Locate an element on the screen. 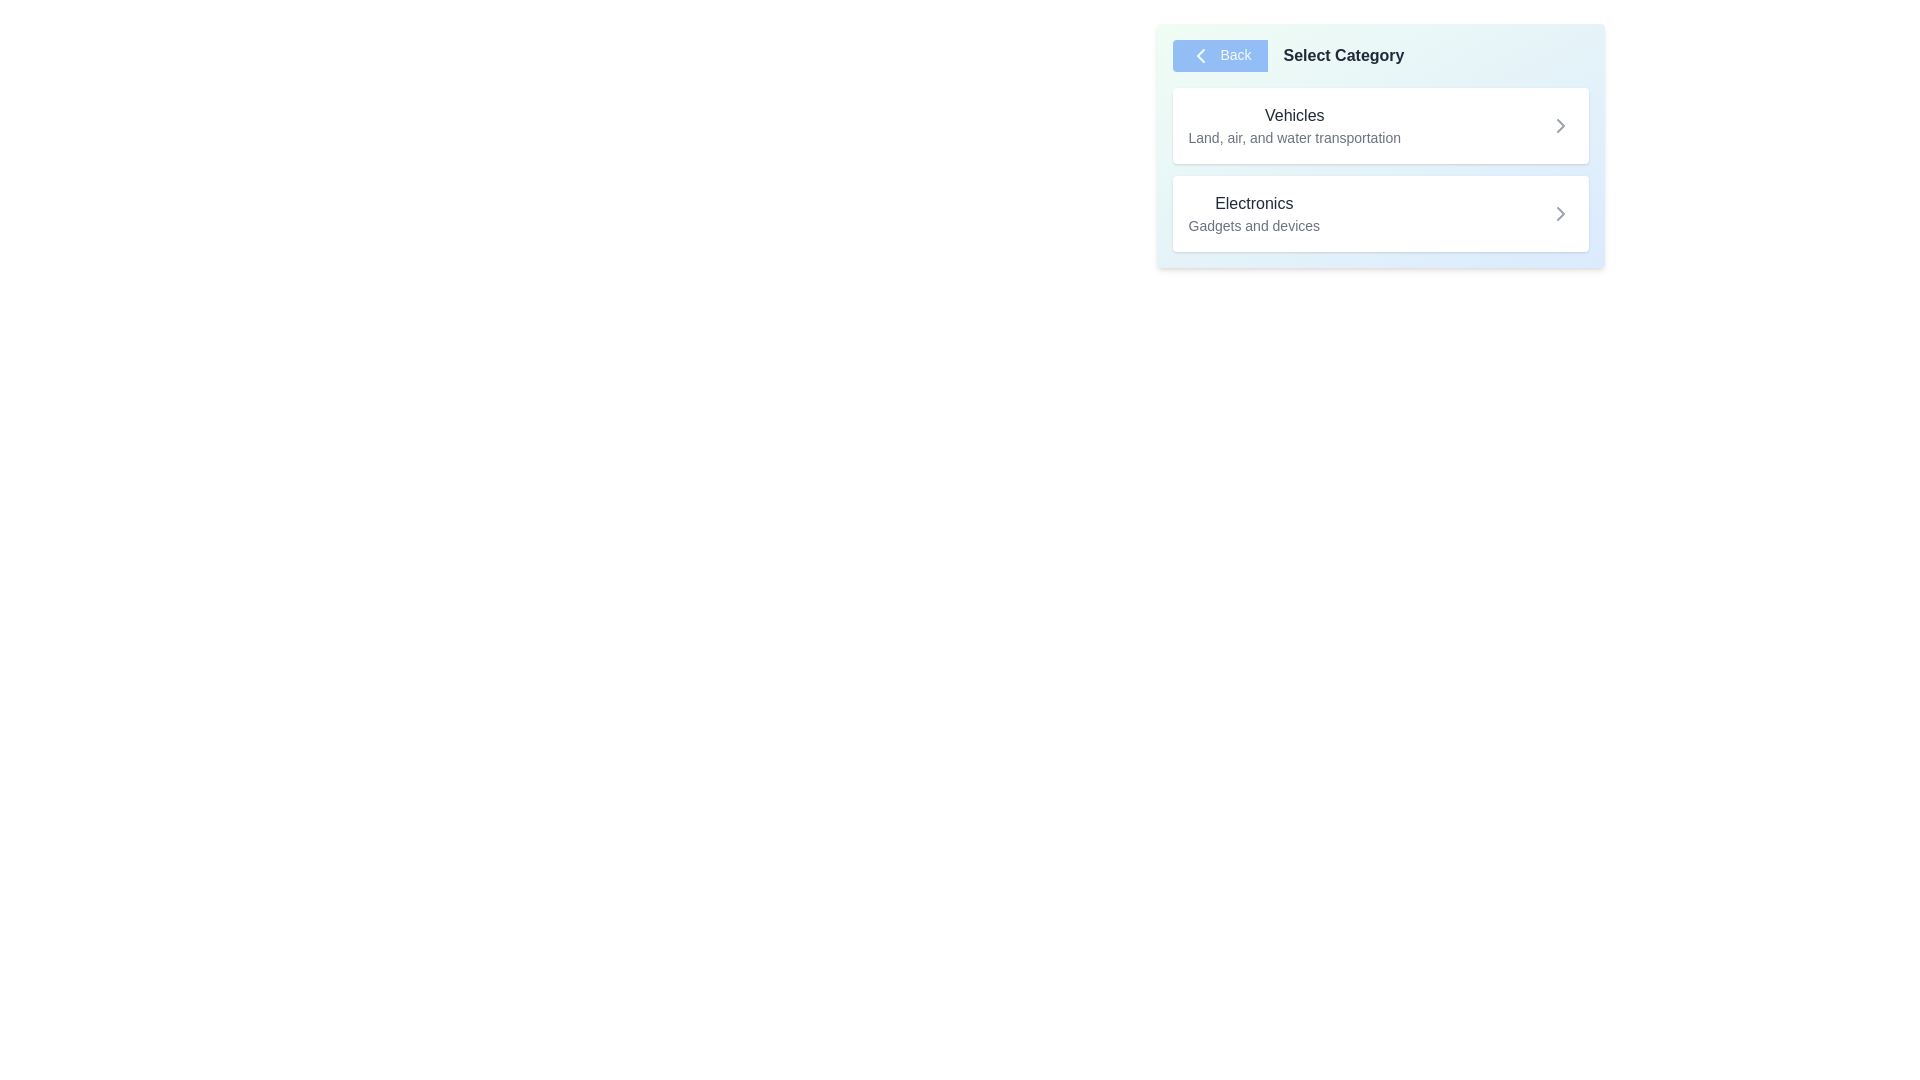 The width and height of the screenshot is (1920, 1080). the chevron arrow icon embedded within the 'Back' button in the top-left section of the rectangular card UI is located at coordinates (1200, 55).